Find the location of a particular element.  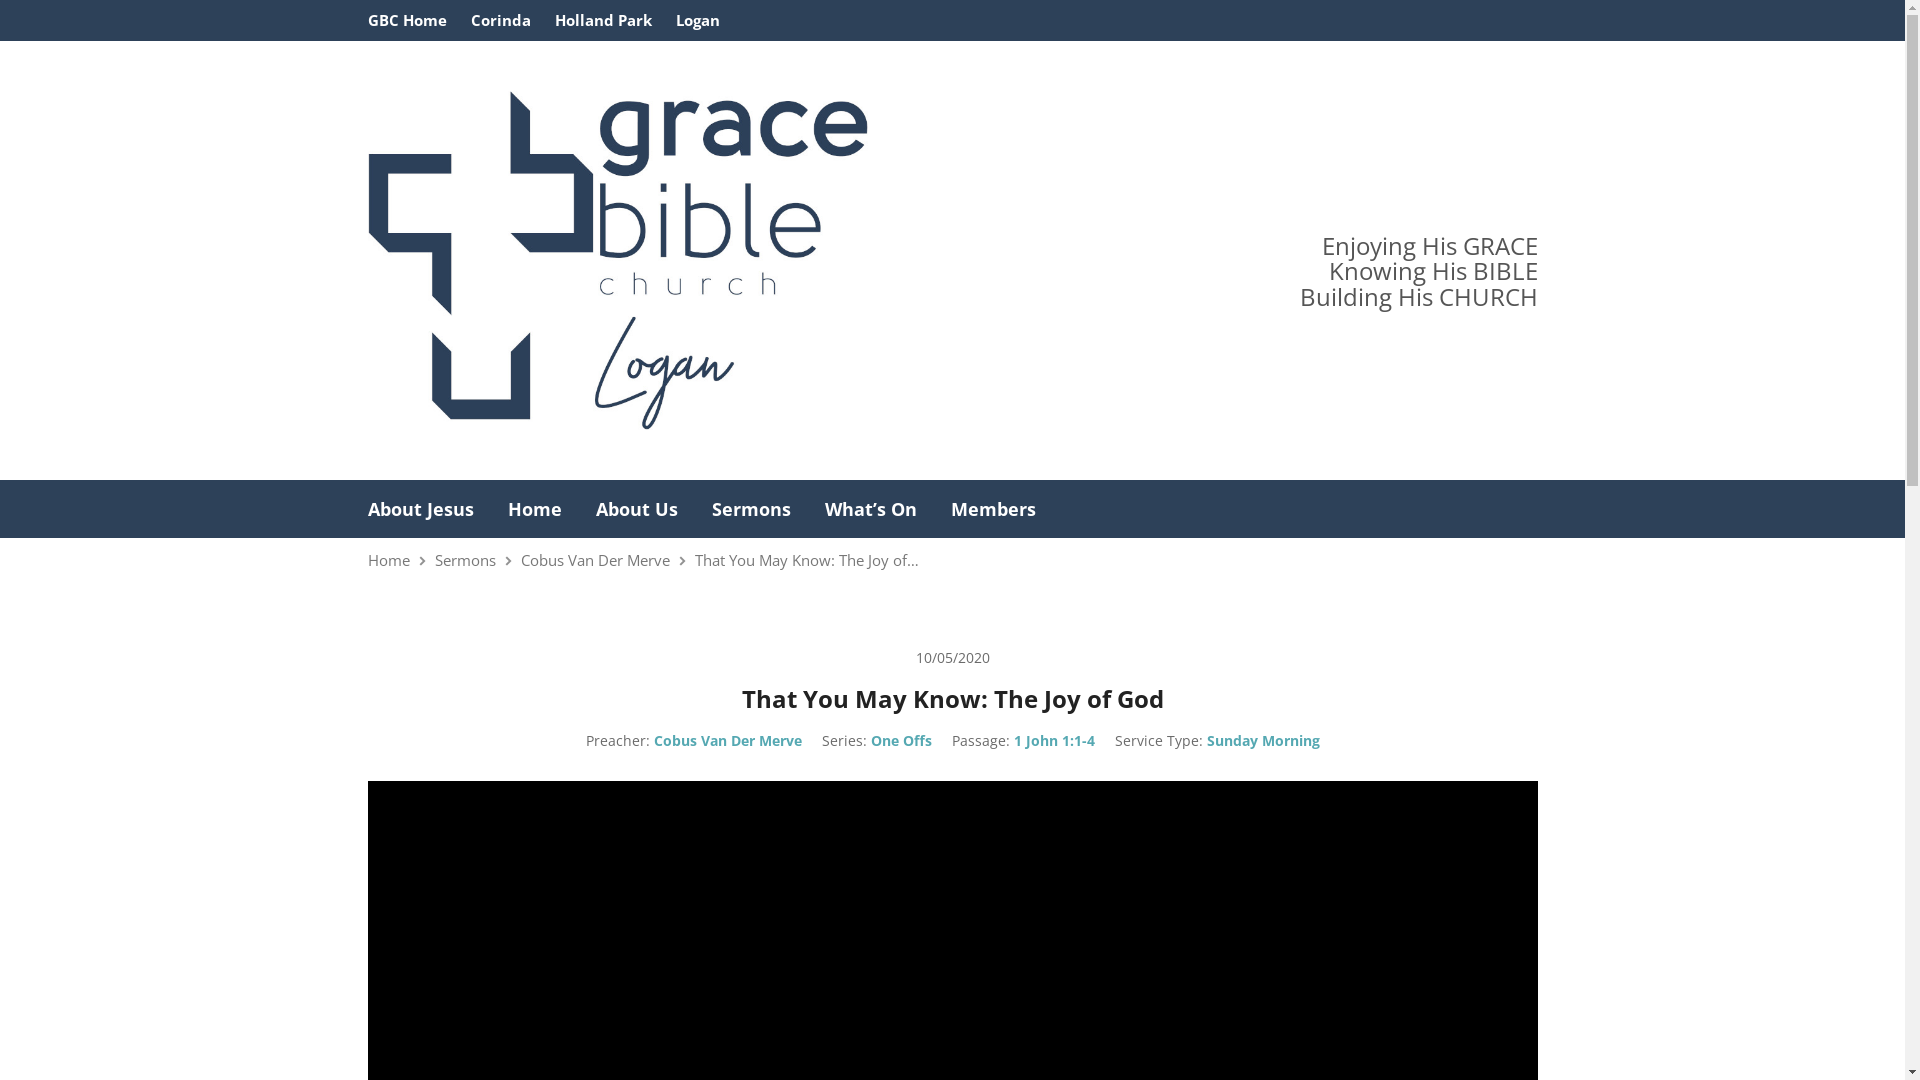

'GBC Home' is located at coordinates (368, 19).